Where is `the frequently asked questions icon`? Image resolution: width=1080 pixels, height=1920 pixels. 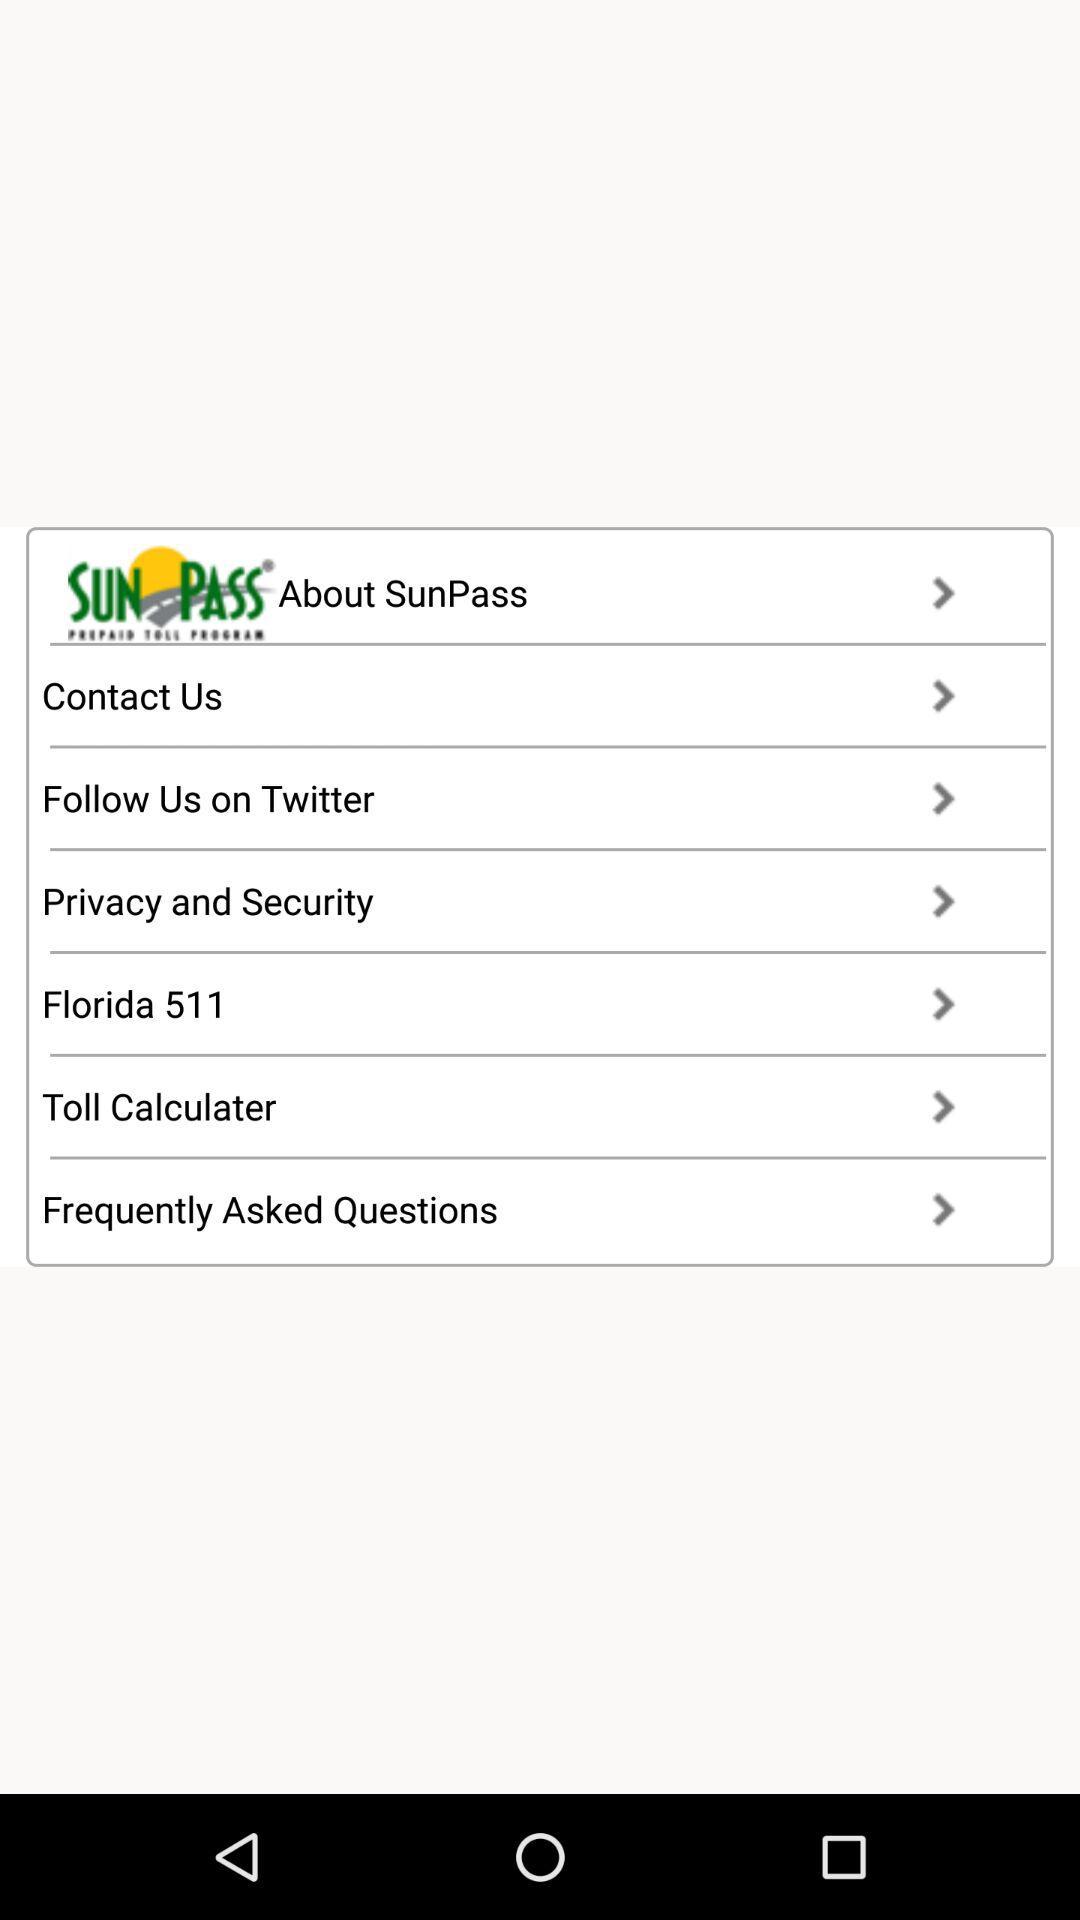 the frequently asked questions icon is located at coordinates (516, 1208).